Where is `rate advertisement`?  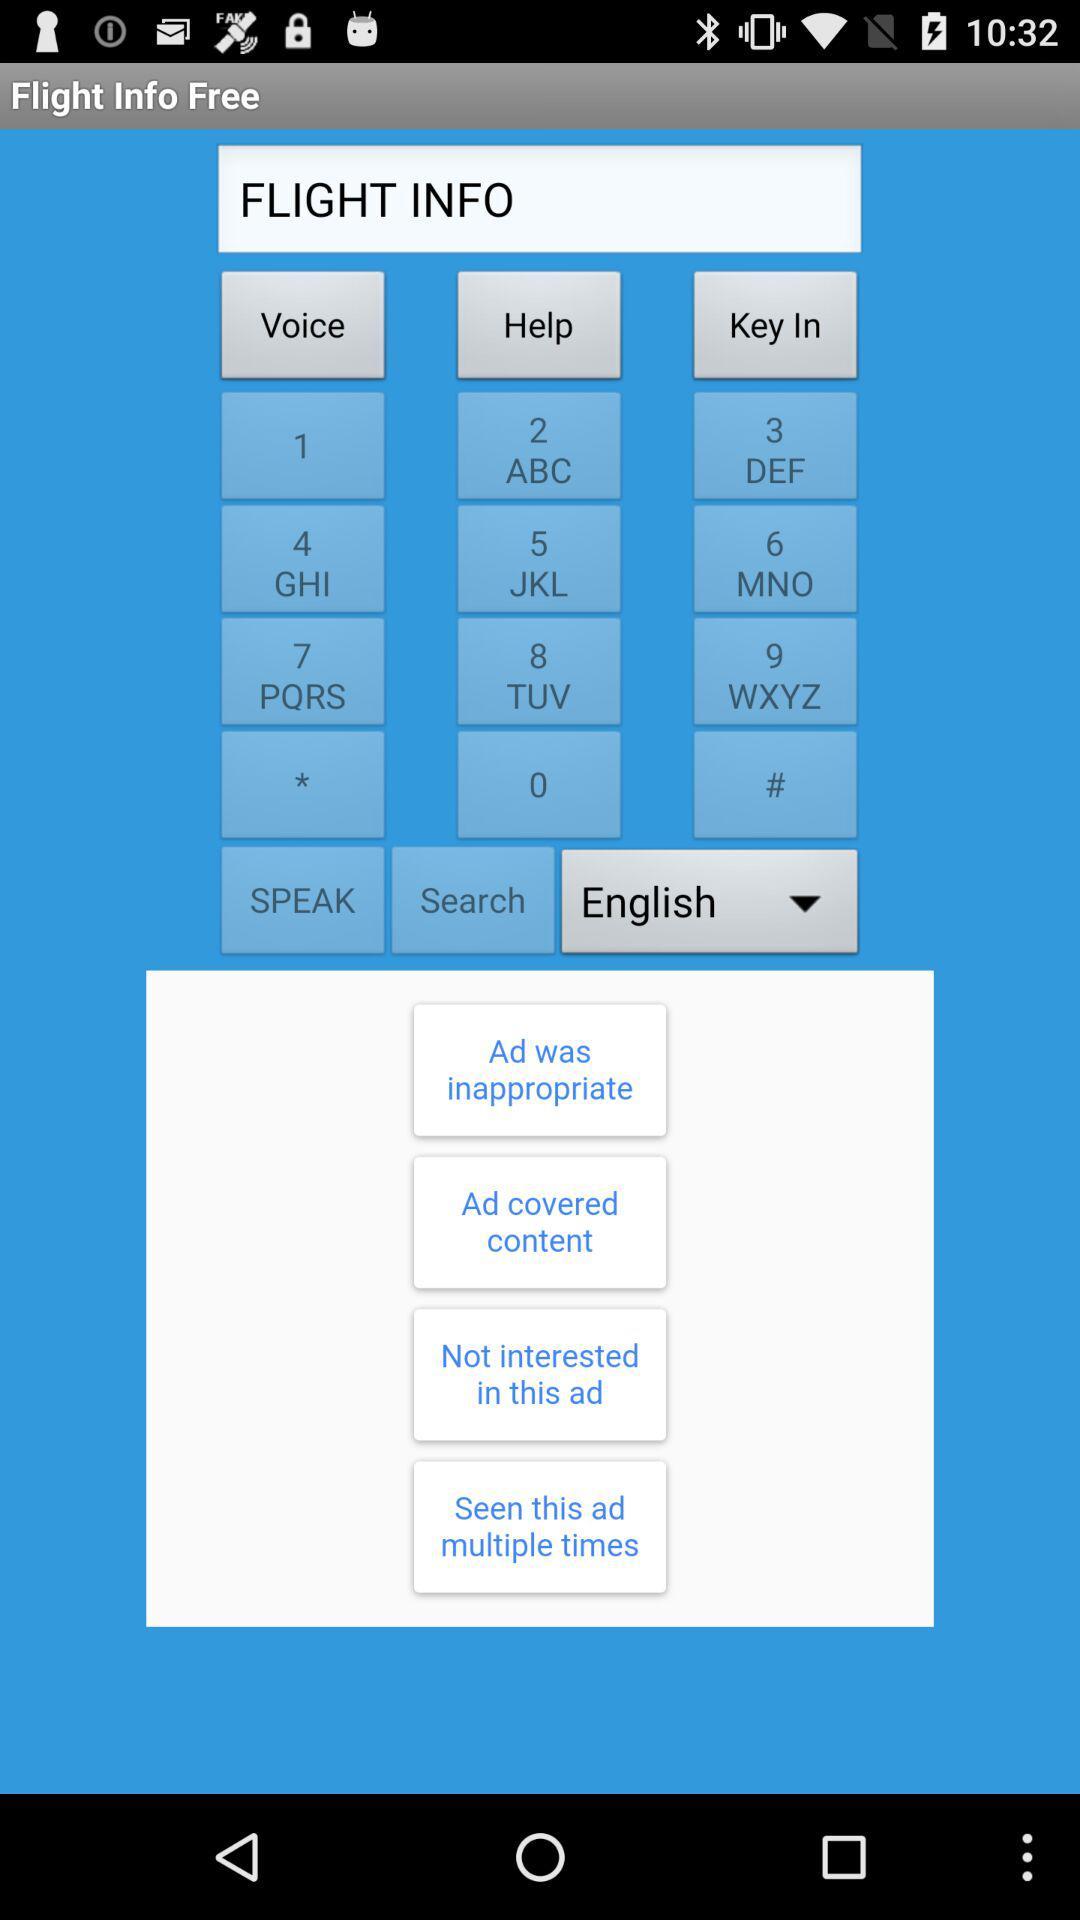 rate advertisement is located at coordinates (540, 1298).